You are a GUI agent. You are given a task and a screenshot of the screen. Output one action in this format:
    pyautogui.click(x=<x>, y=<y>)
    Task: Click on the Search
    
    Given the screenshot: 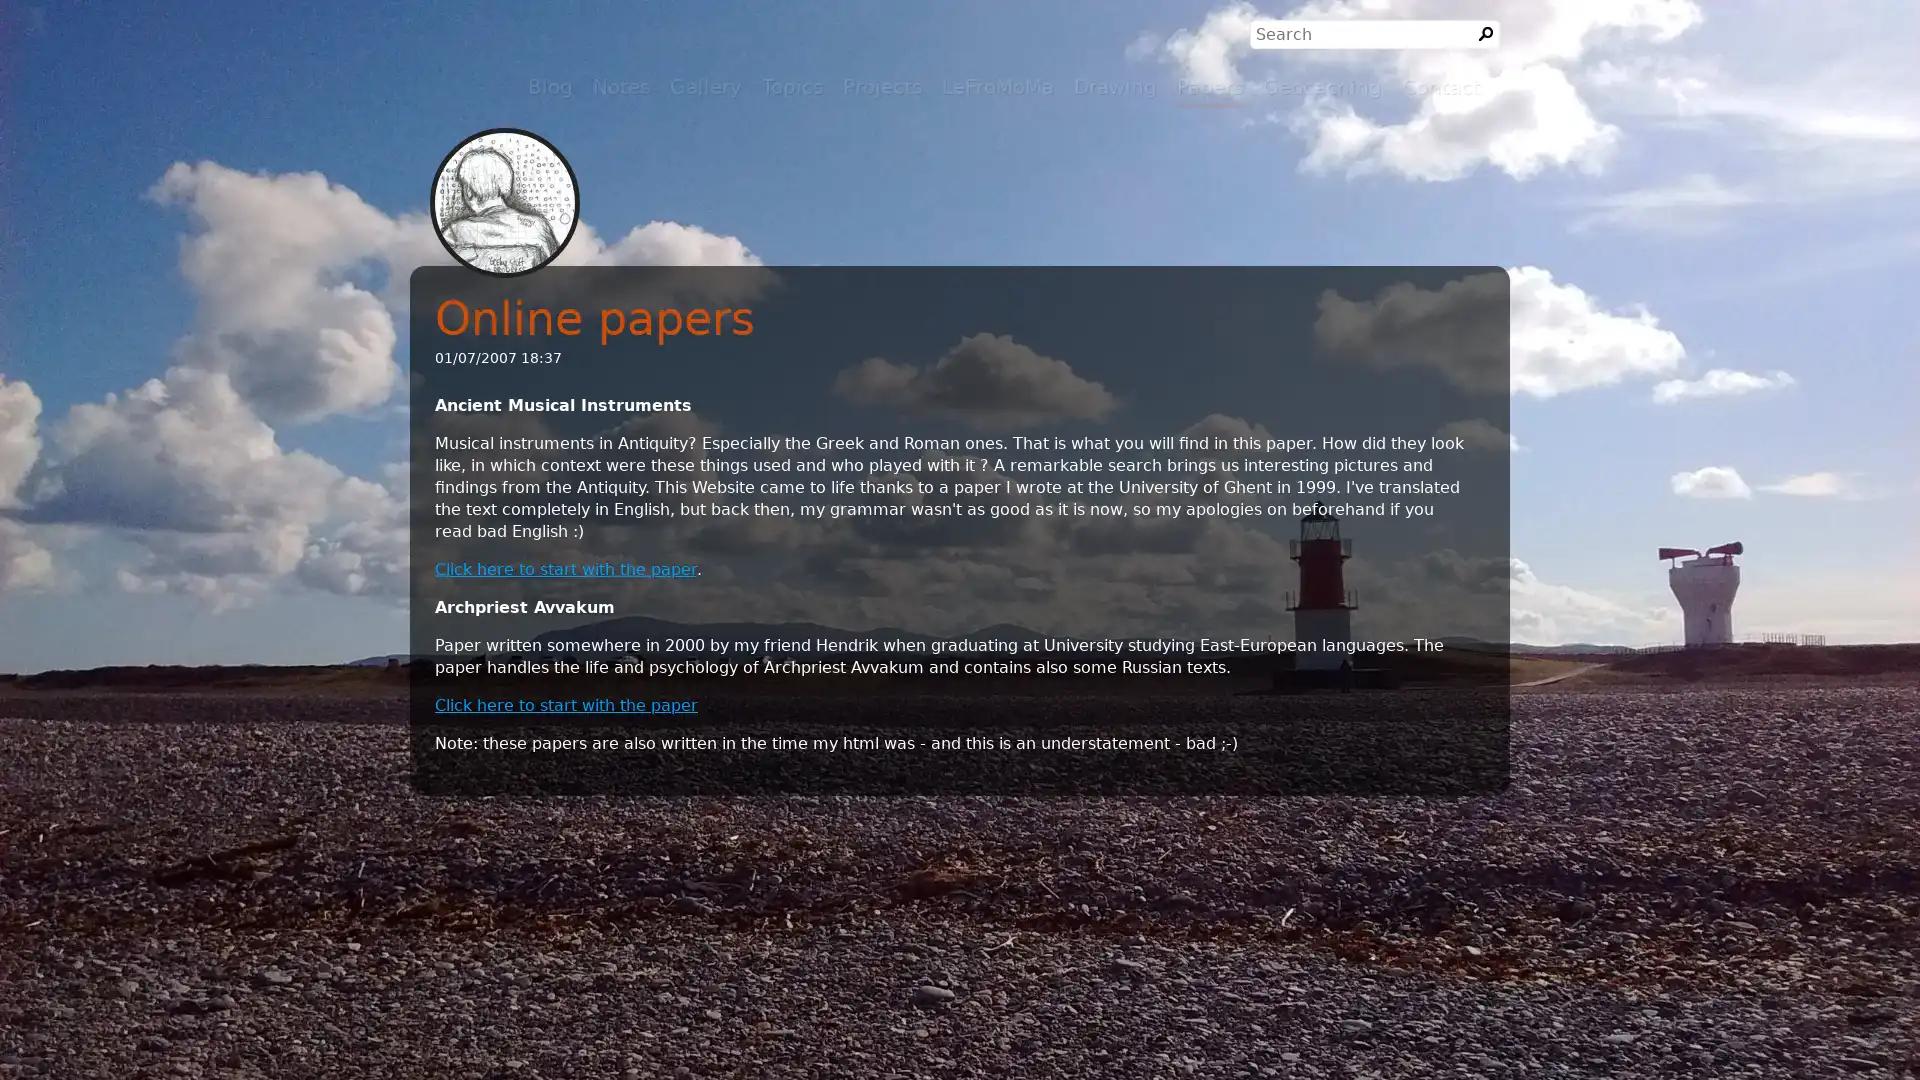 What is the action you would take?
    pyautogui.click(x=1486, y=34)
    